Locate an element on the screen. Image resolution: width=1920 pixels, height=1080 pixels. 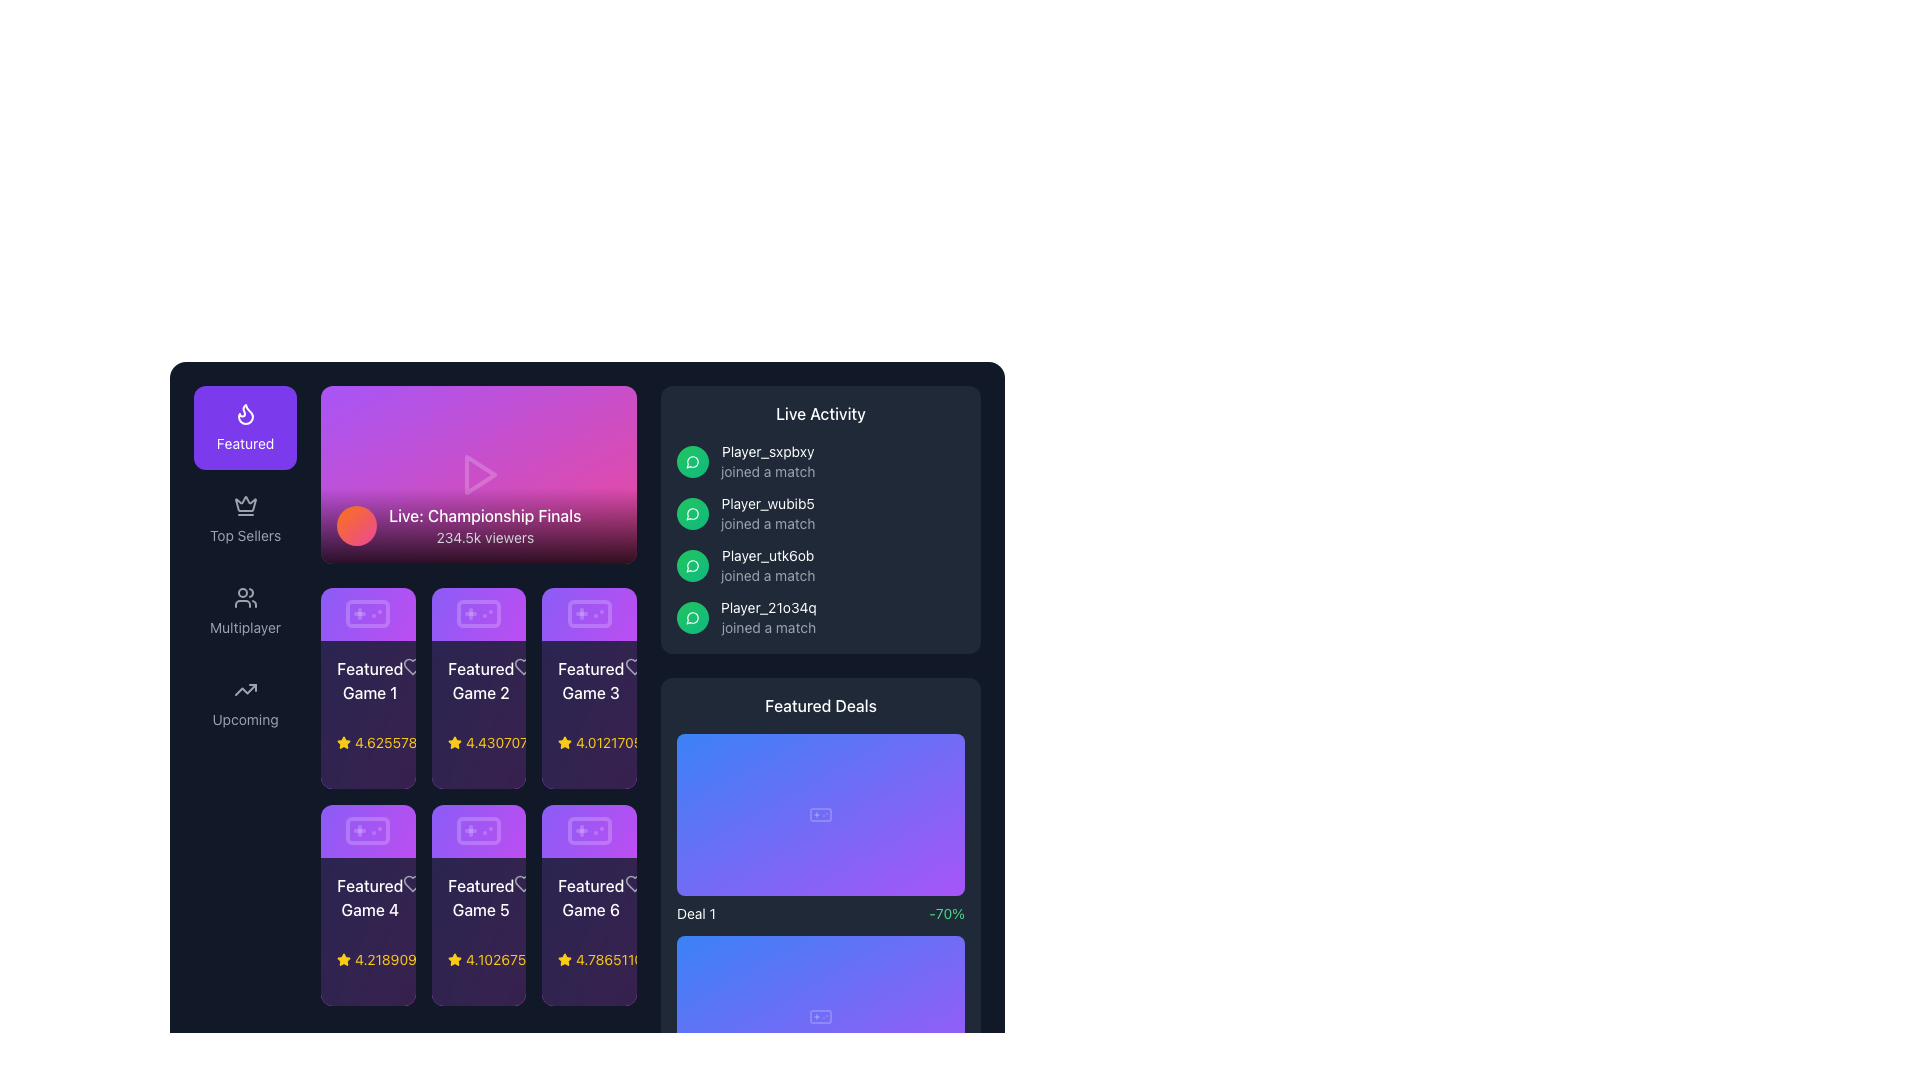
the heart icon located in the top-right region of the 'Featured Game 3' card is located at coordinates (633, 666).